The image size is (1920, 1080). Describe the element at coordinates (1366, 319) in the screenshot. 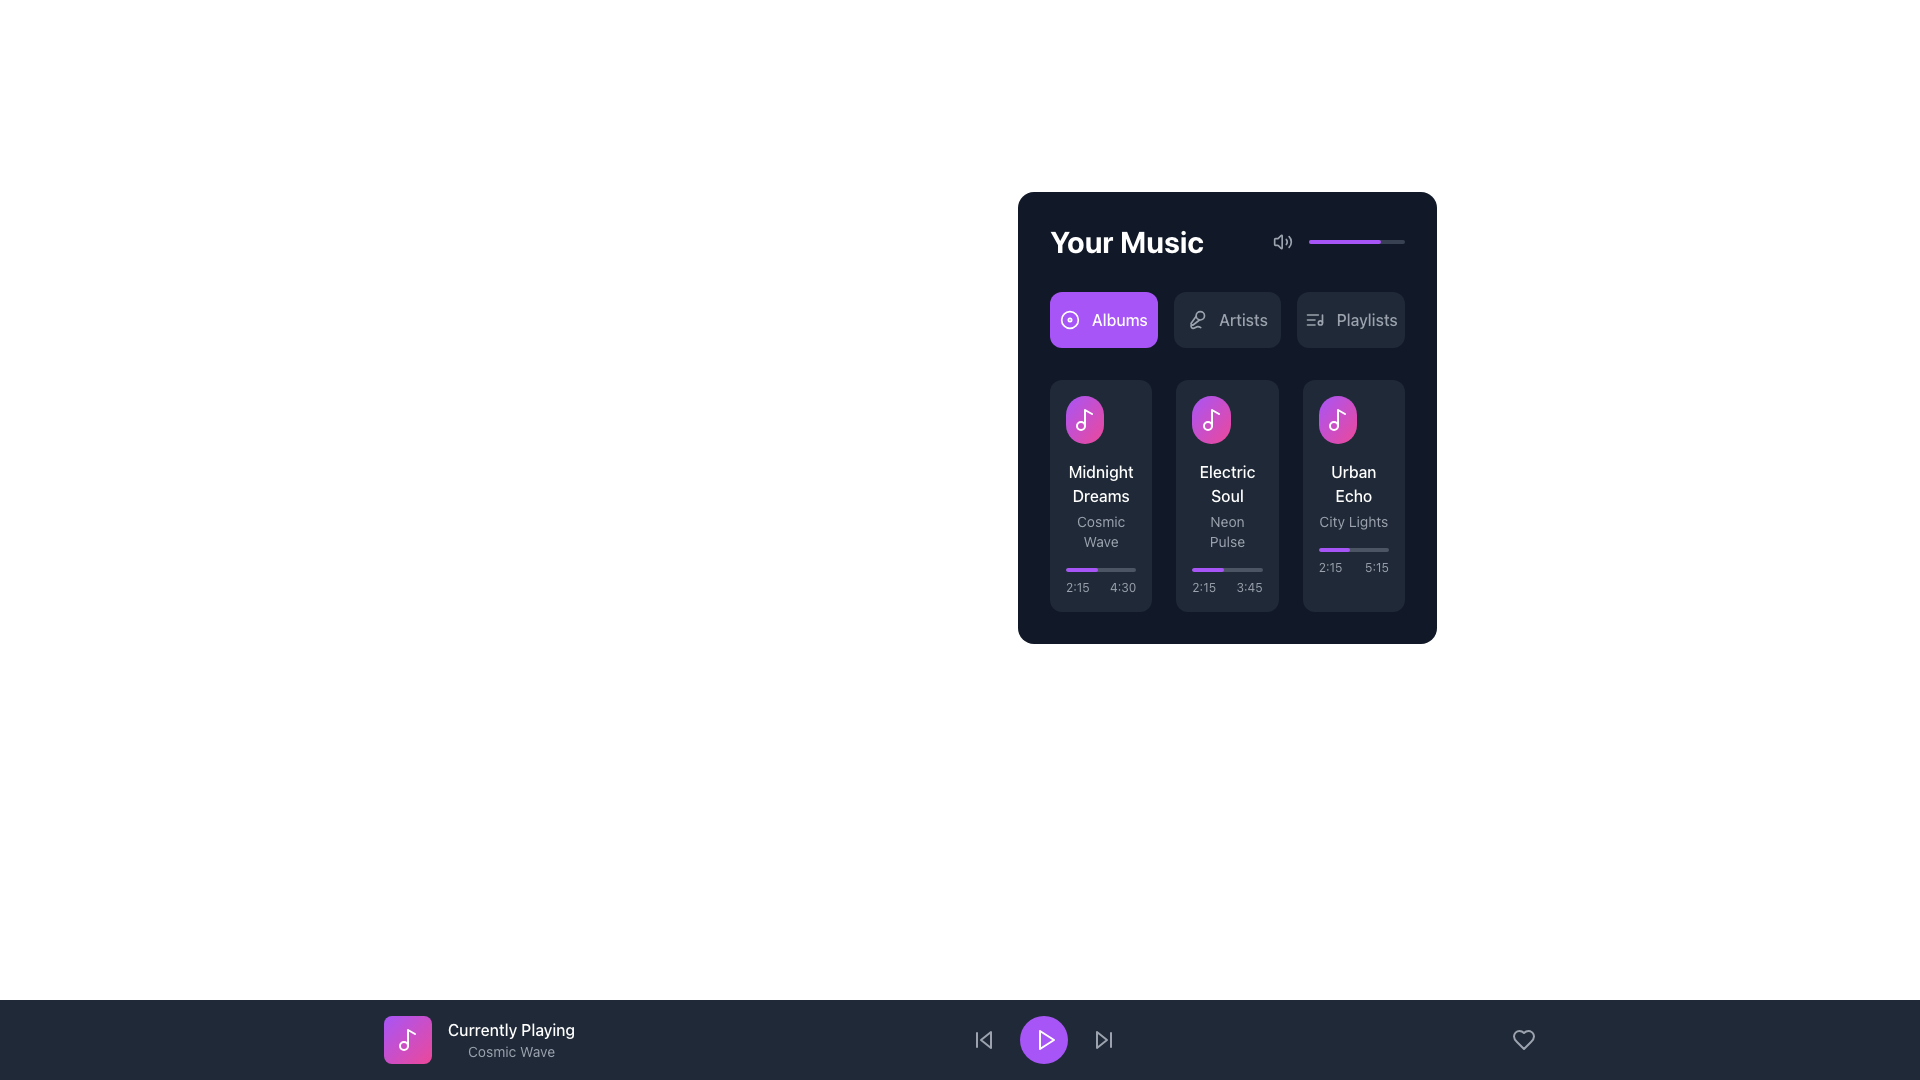

I see `the 'Playlists' navigation tab, which is styled with light gray text on a dark gray background, located in the horizontal navigation menu of the 'Your Music' section` at that location.